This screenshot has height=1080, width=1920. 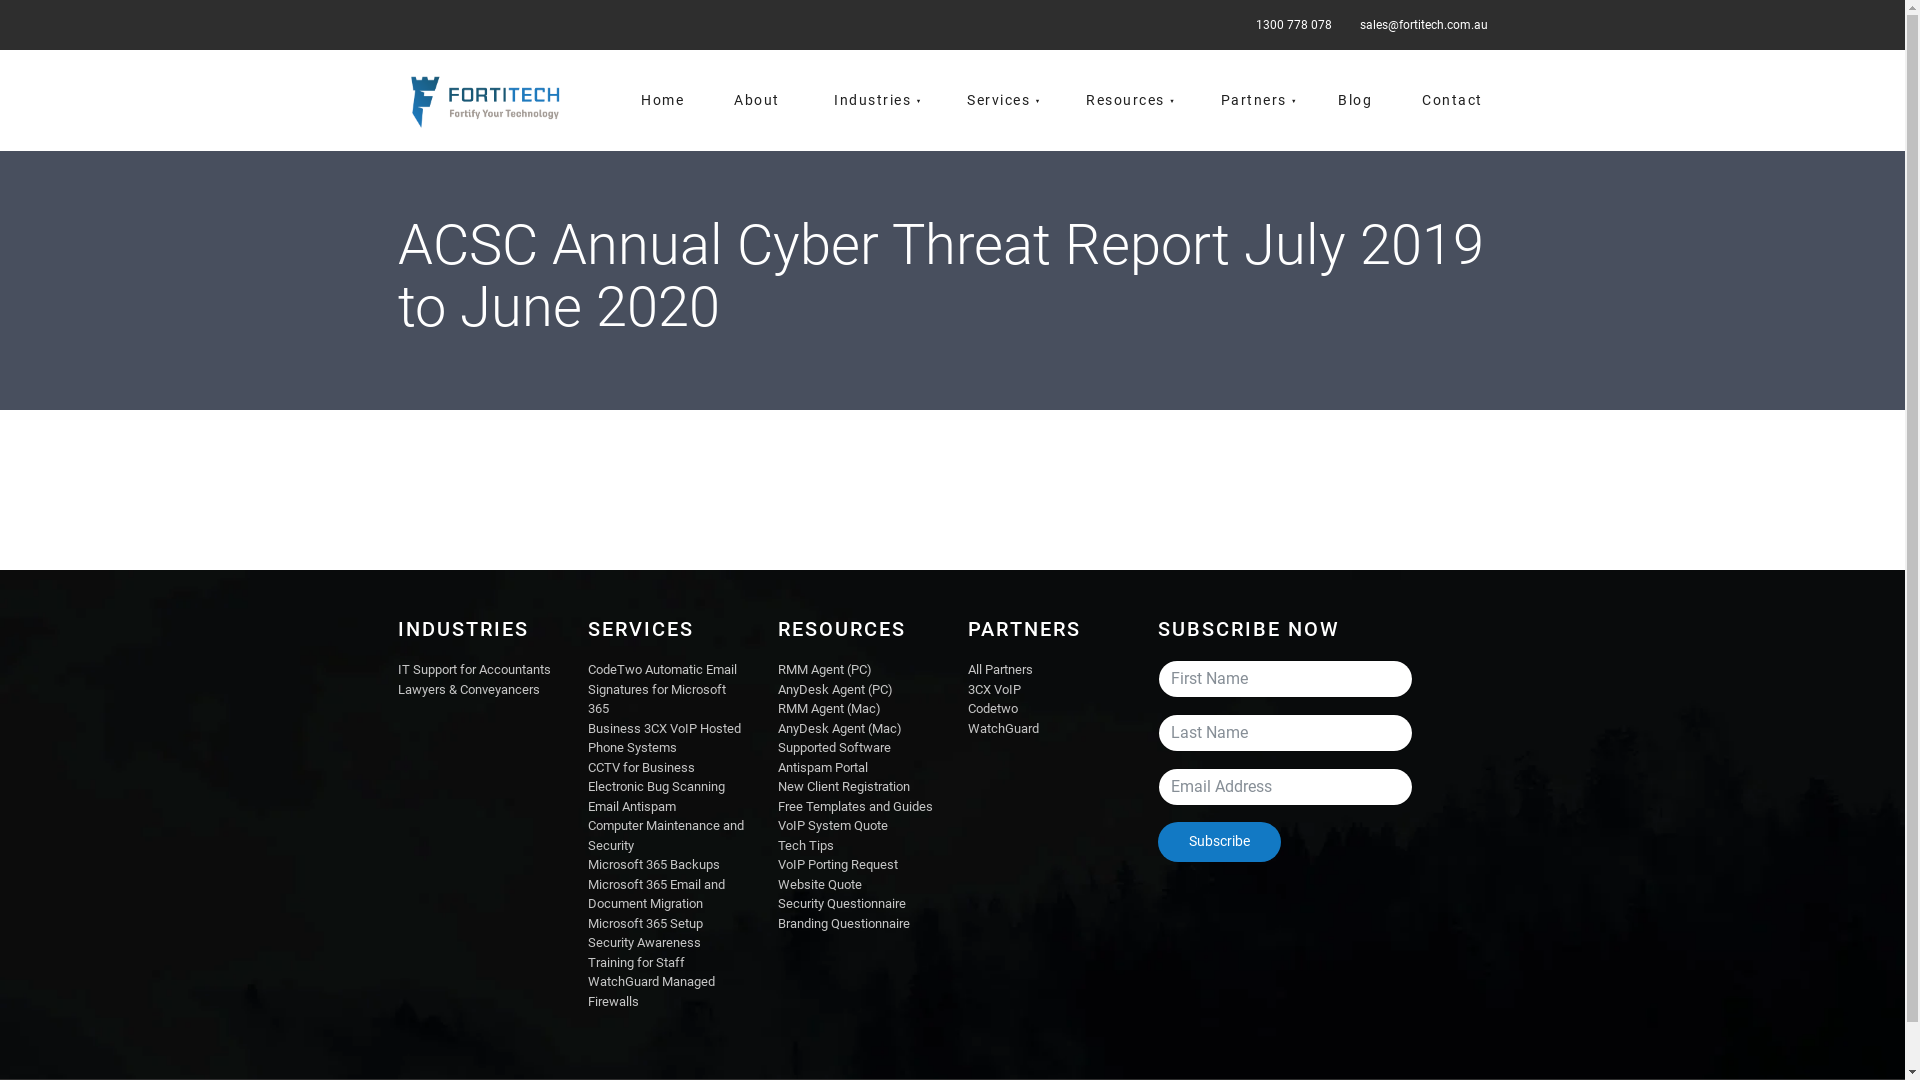 What do you see at coordinates (829, 707) in the screenshot?
I see `'RMM Agent (Mac)'` at bounding box center [829, 707].